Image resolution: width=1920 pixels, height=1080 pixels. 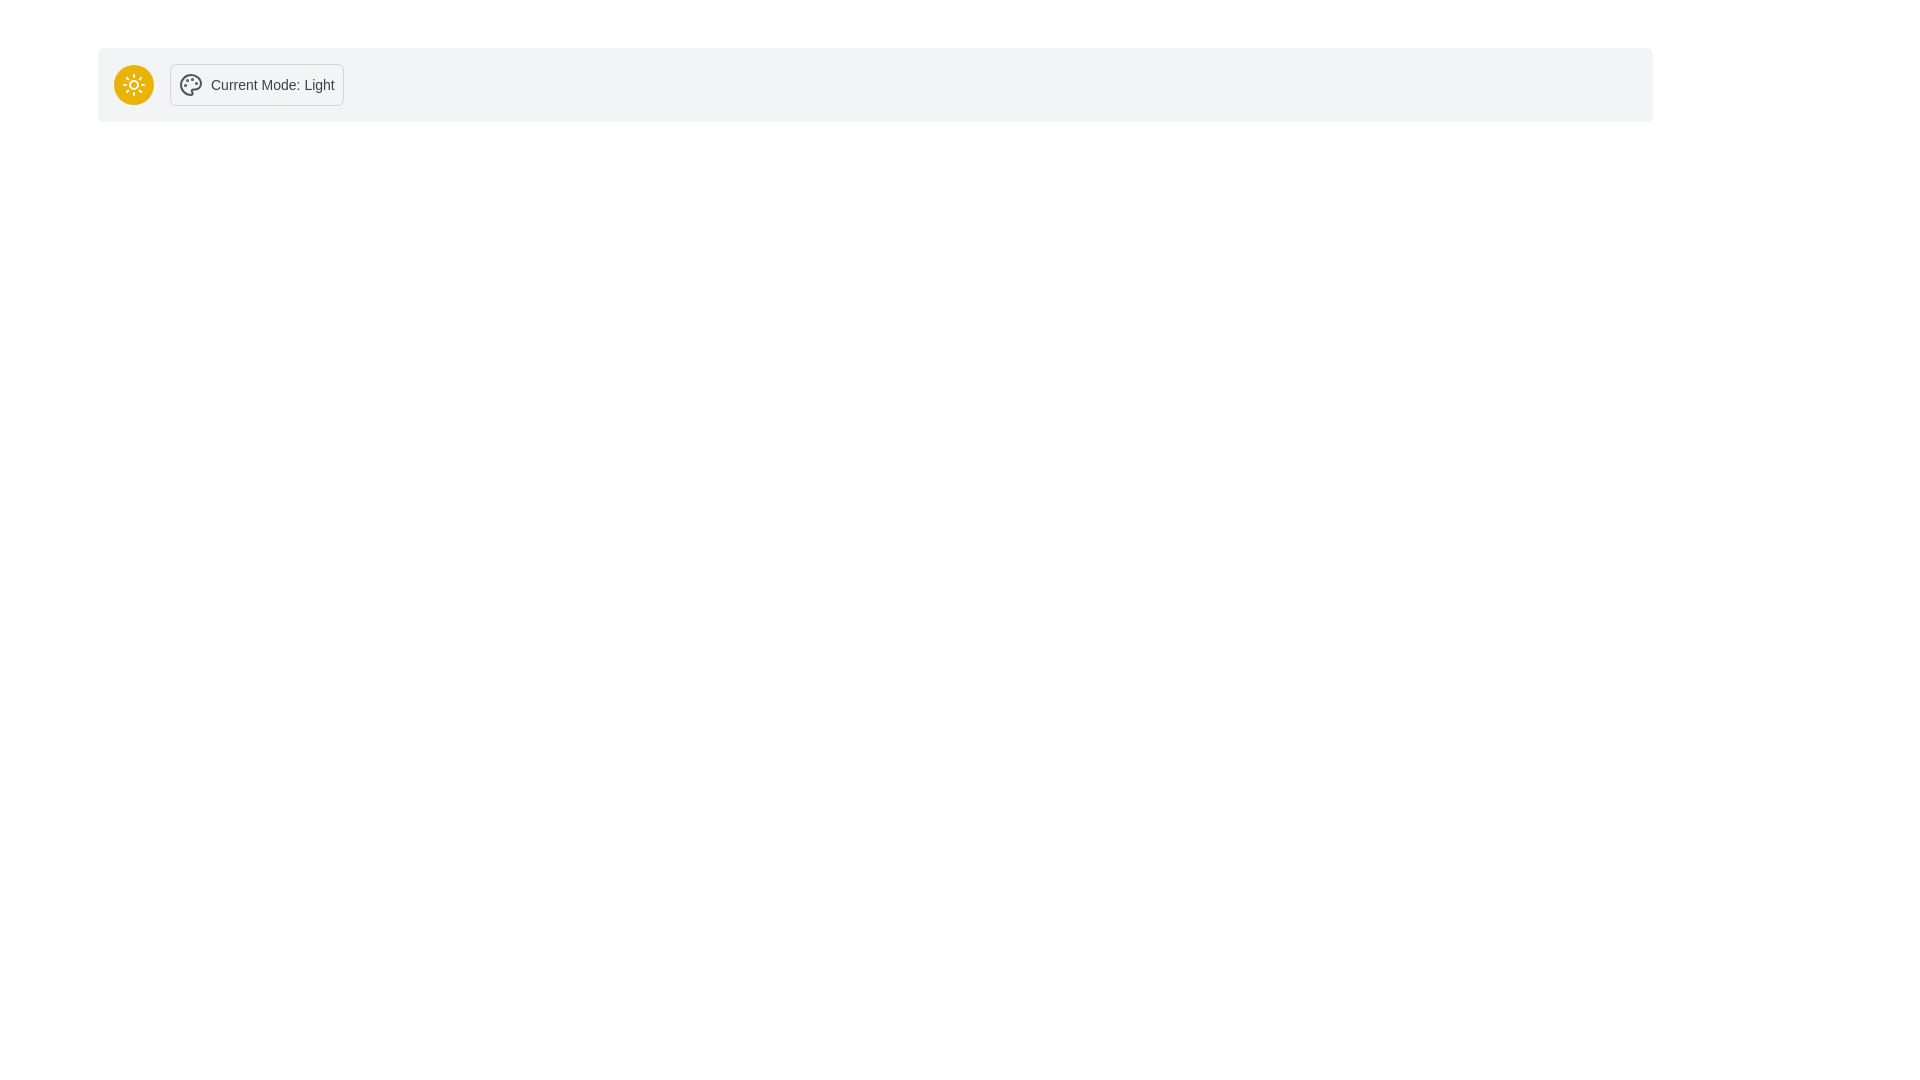 I want to click on the informational display that indicates the current mode setting (either 'Light' or 'Dark'), which is located to the right of a circular button with a sun icon, so click(x=255, y=83).